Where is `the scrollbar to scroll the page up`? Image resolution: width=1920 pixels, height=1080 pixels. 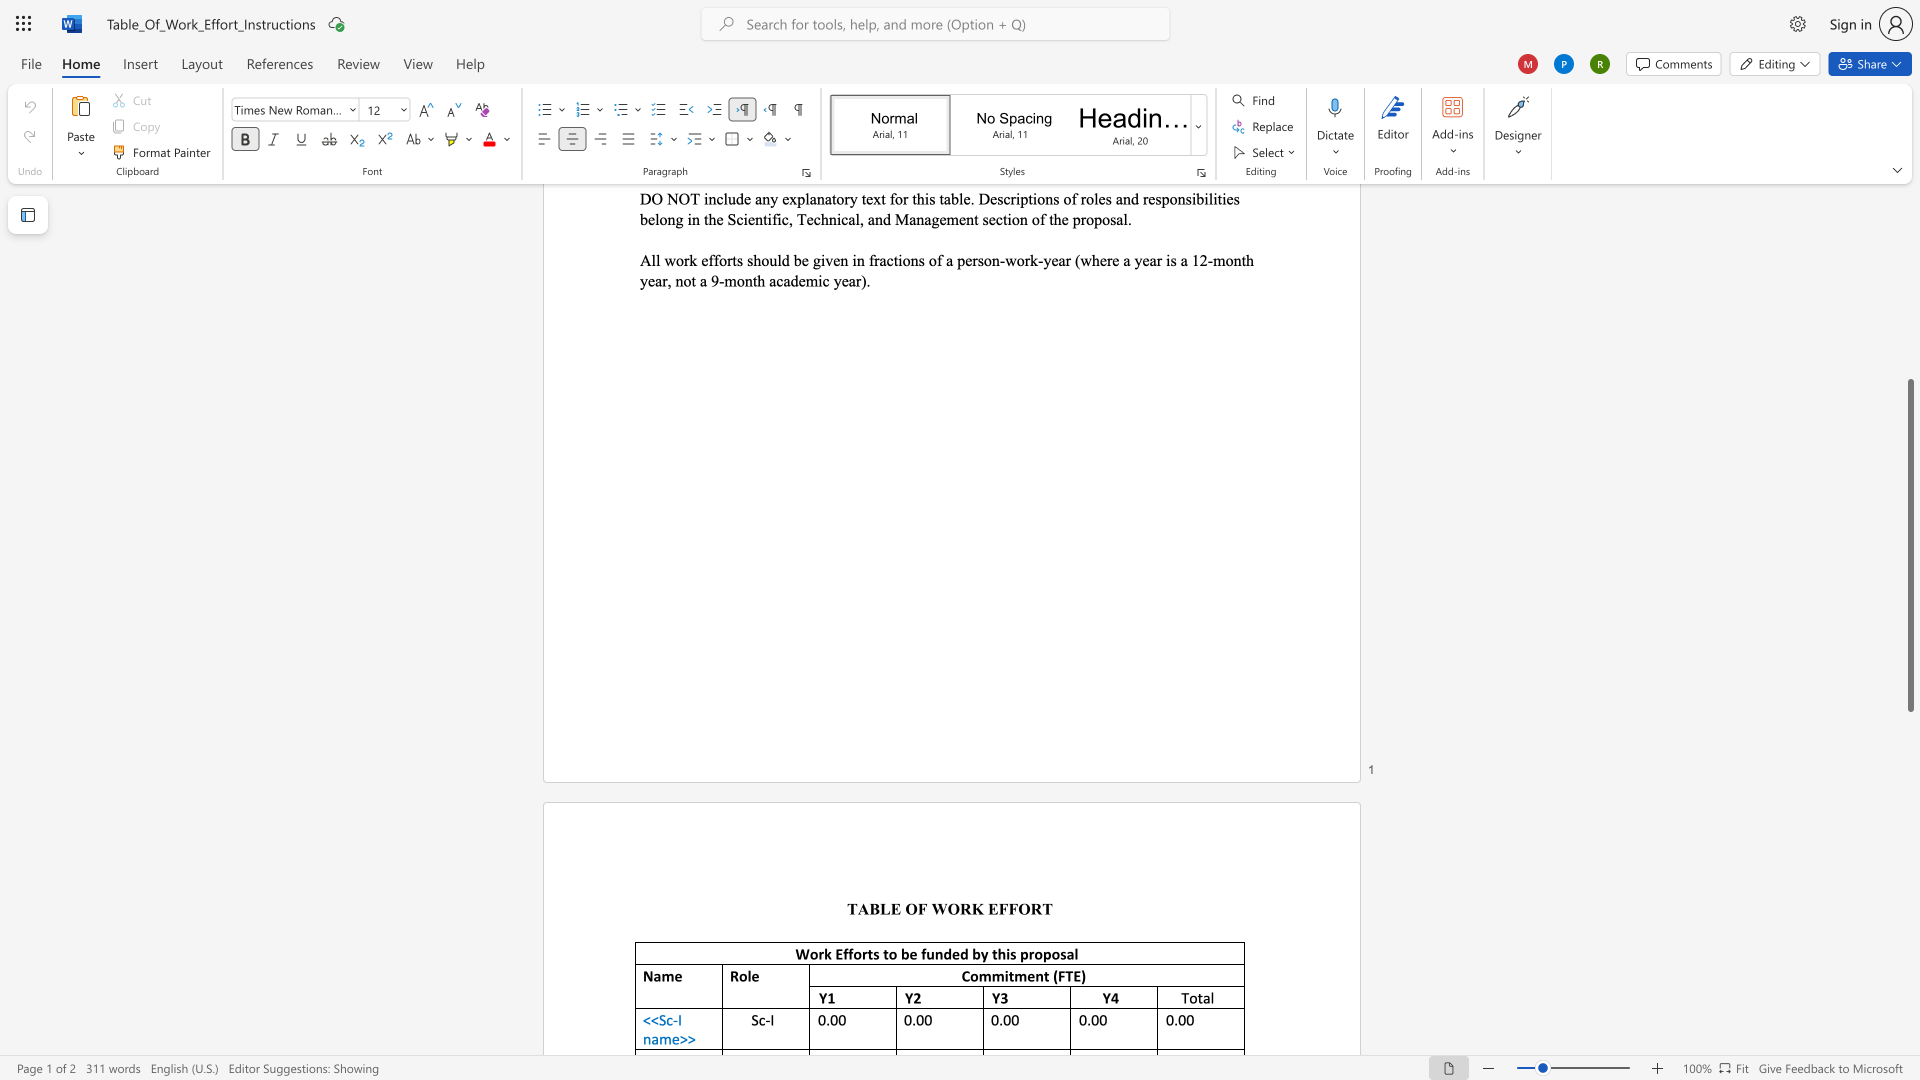
the scrollbar to scroll the page up is located at coordinates (1909, 229).